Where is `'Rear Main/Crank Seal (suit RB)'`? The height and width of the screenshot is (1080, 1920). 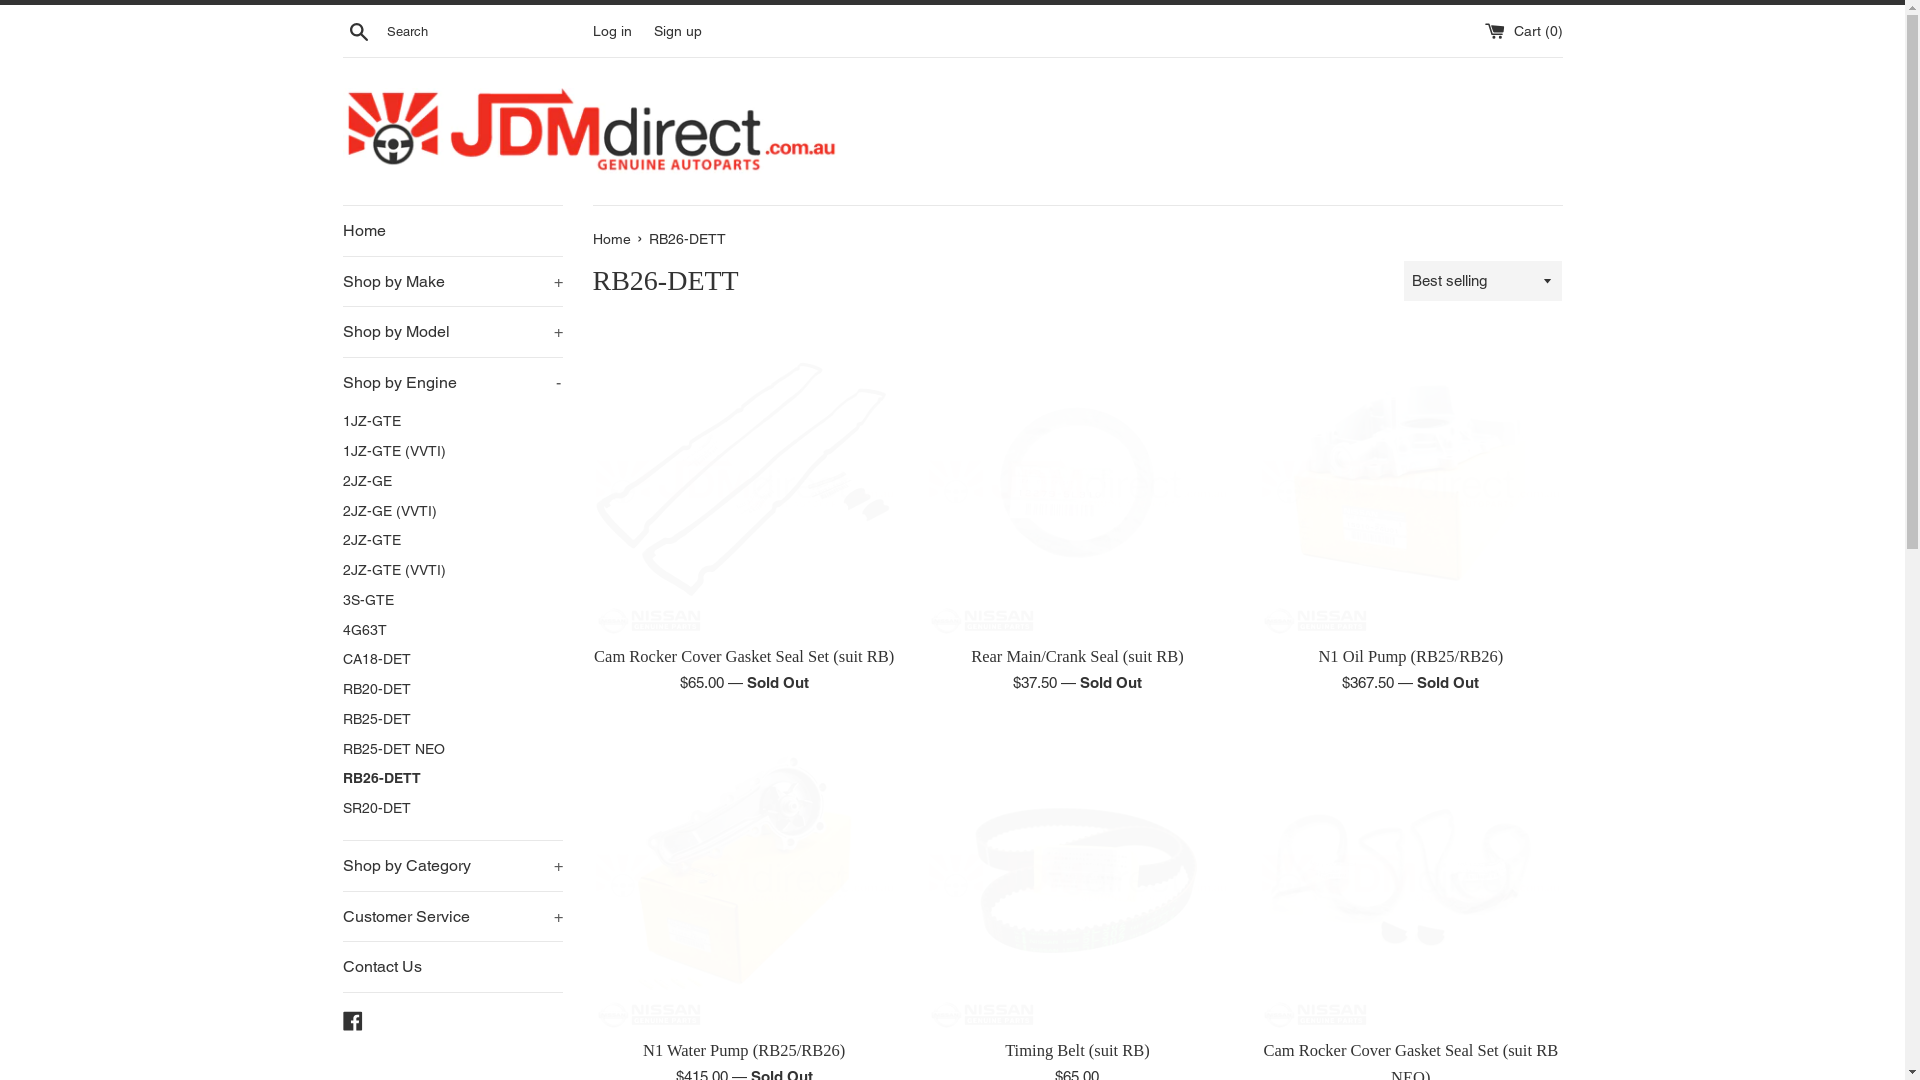 'Rear Main/Crank Seal (suit RB)' is located at coordinates (1076, 482).